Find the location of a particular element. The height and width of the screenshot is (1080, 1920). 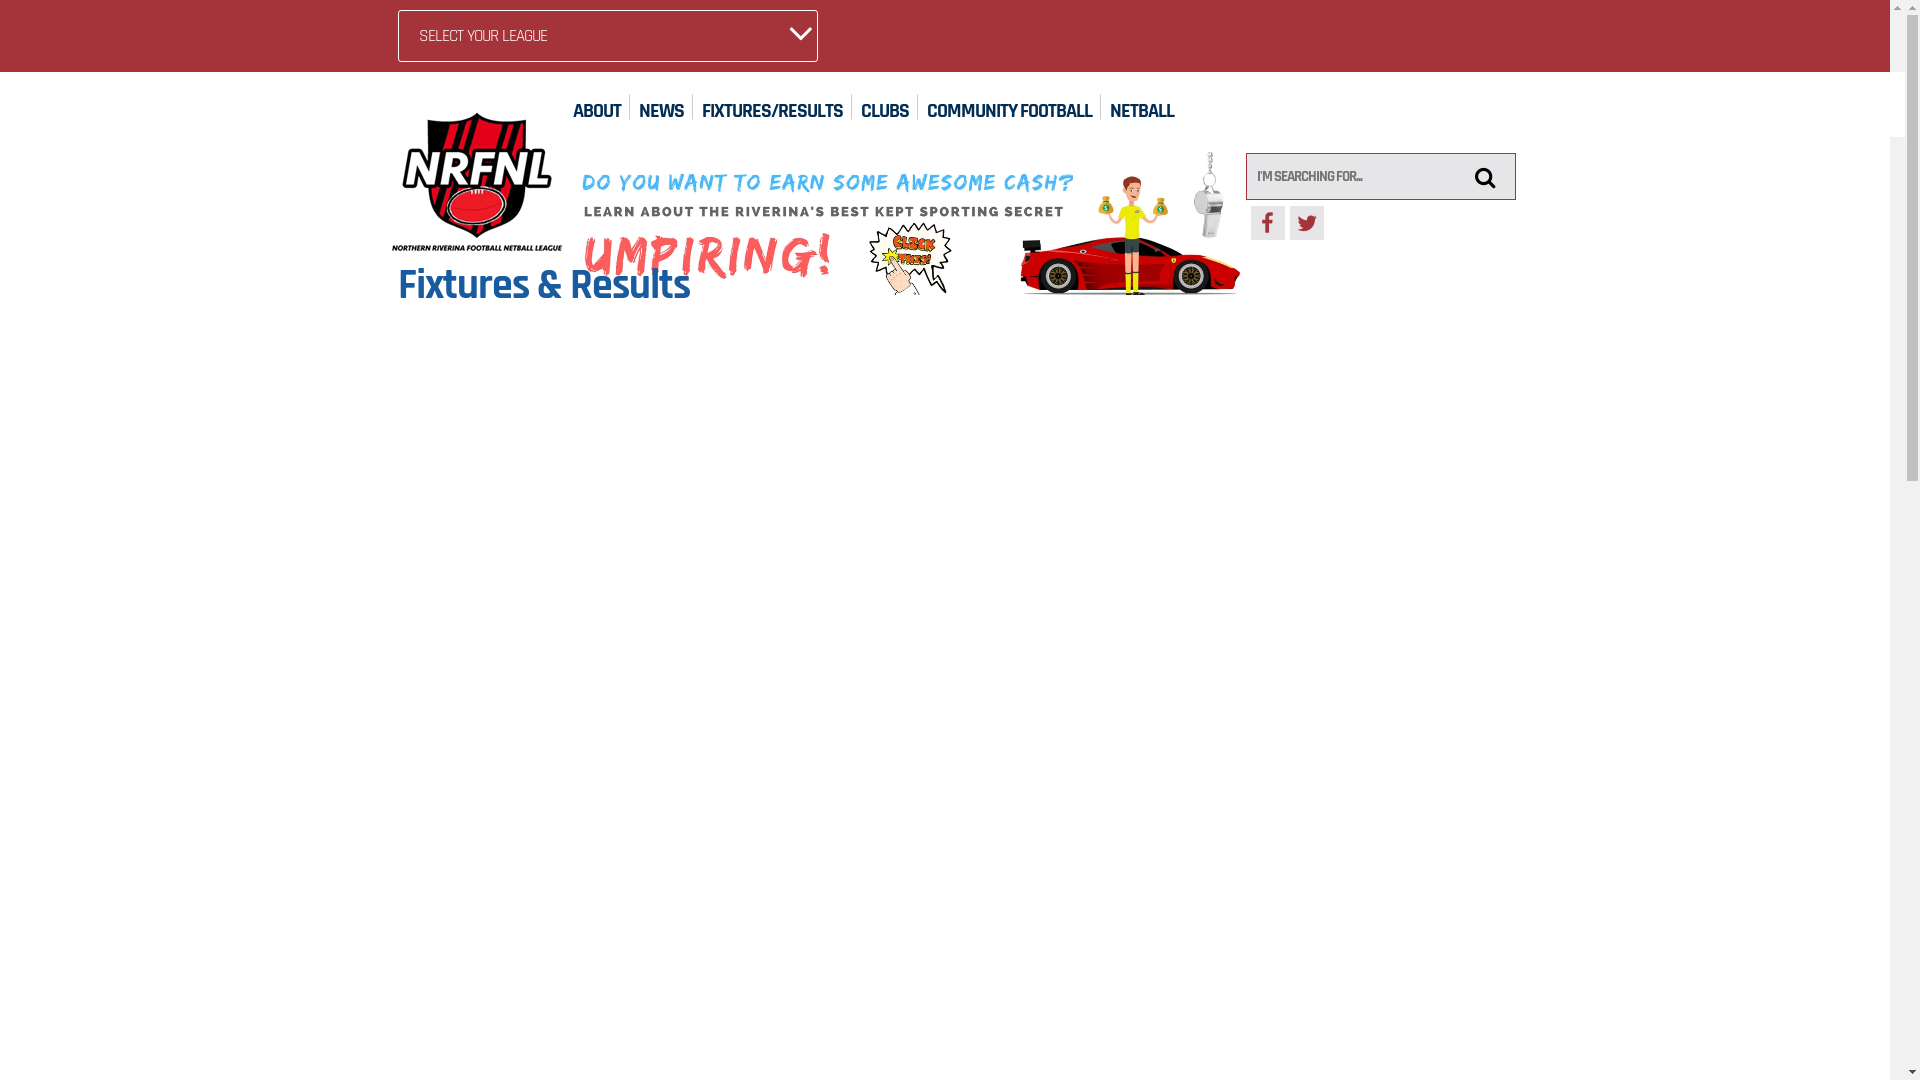

'NEWS' is located at coordinates (661, 106).